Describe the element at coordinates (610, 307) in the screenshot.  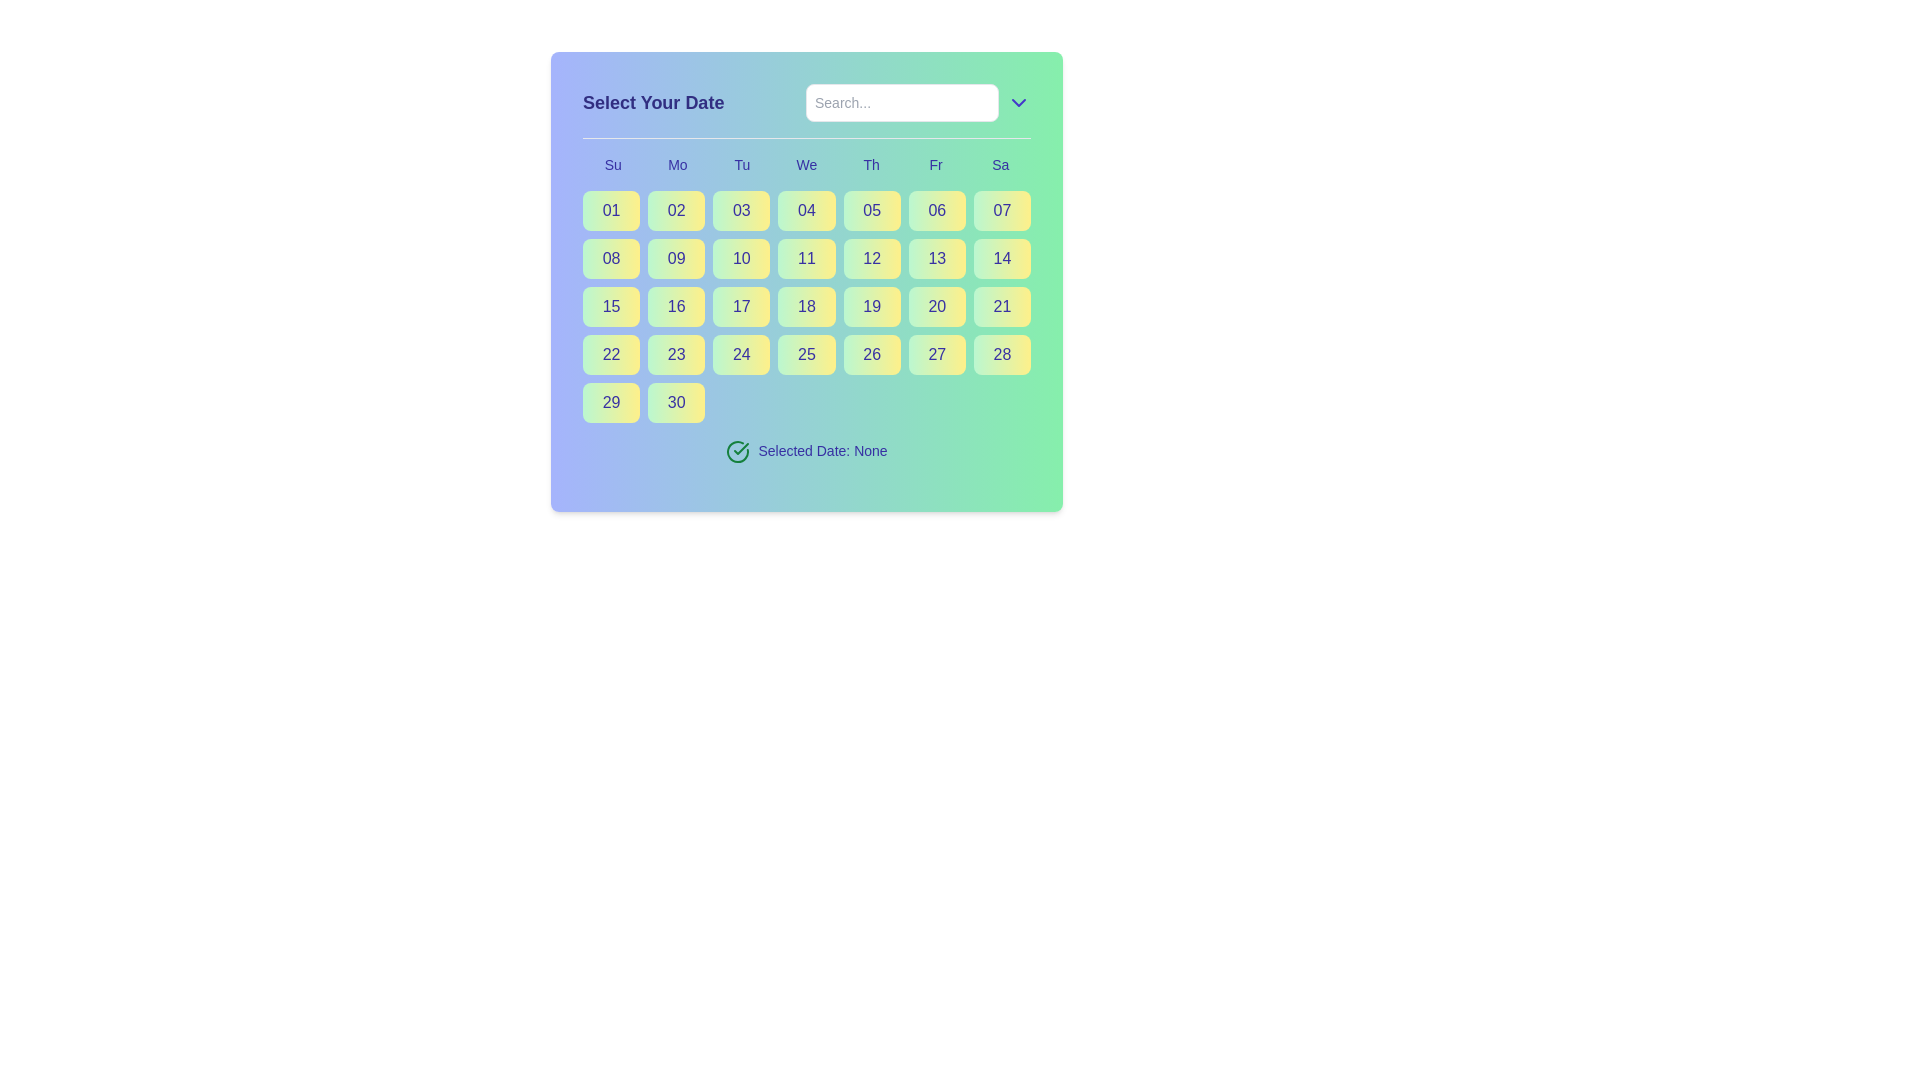
I see `the button in the third row and first column of the calendar interface` at that location.